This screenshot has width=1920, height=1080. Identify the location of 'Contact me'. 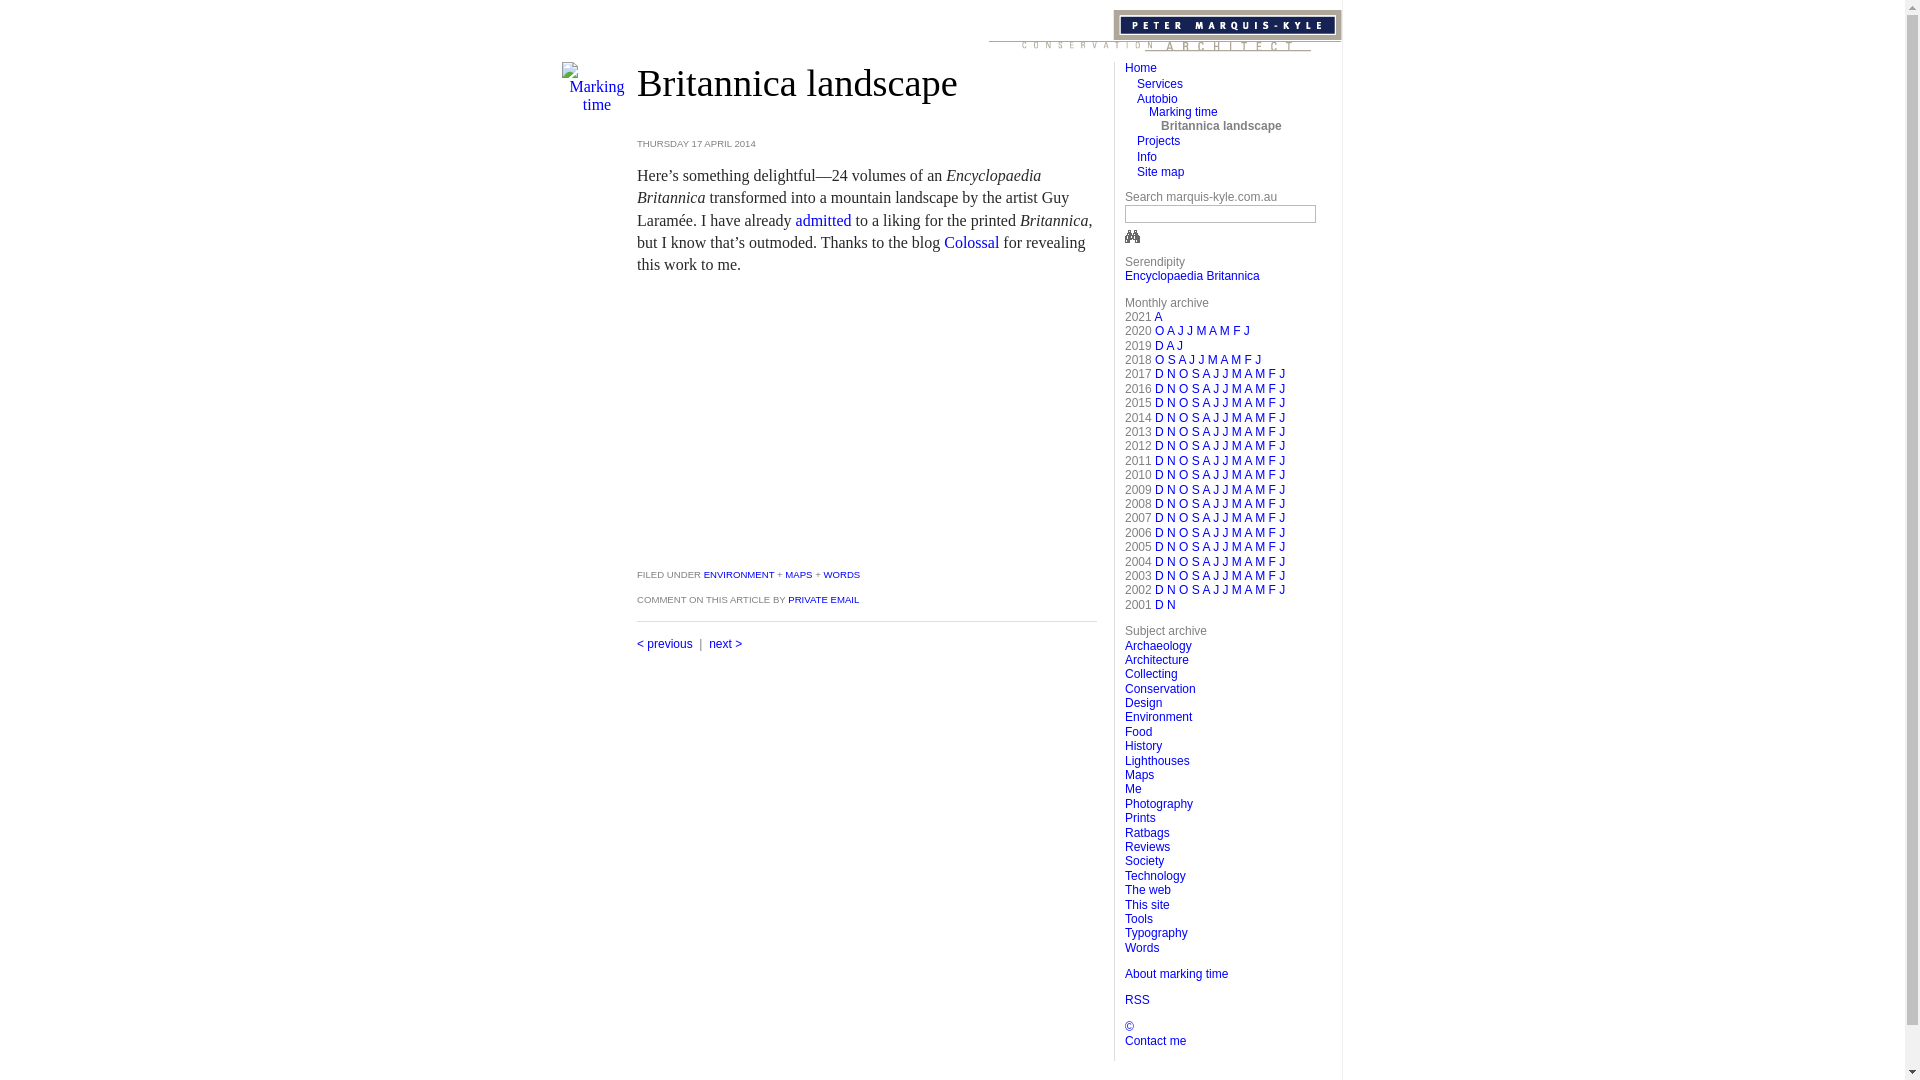
(1124, 1040).